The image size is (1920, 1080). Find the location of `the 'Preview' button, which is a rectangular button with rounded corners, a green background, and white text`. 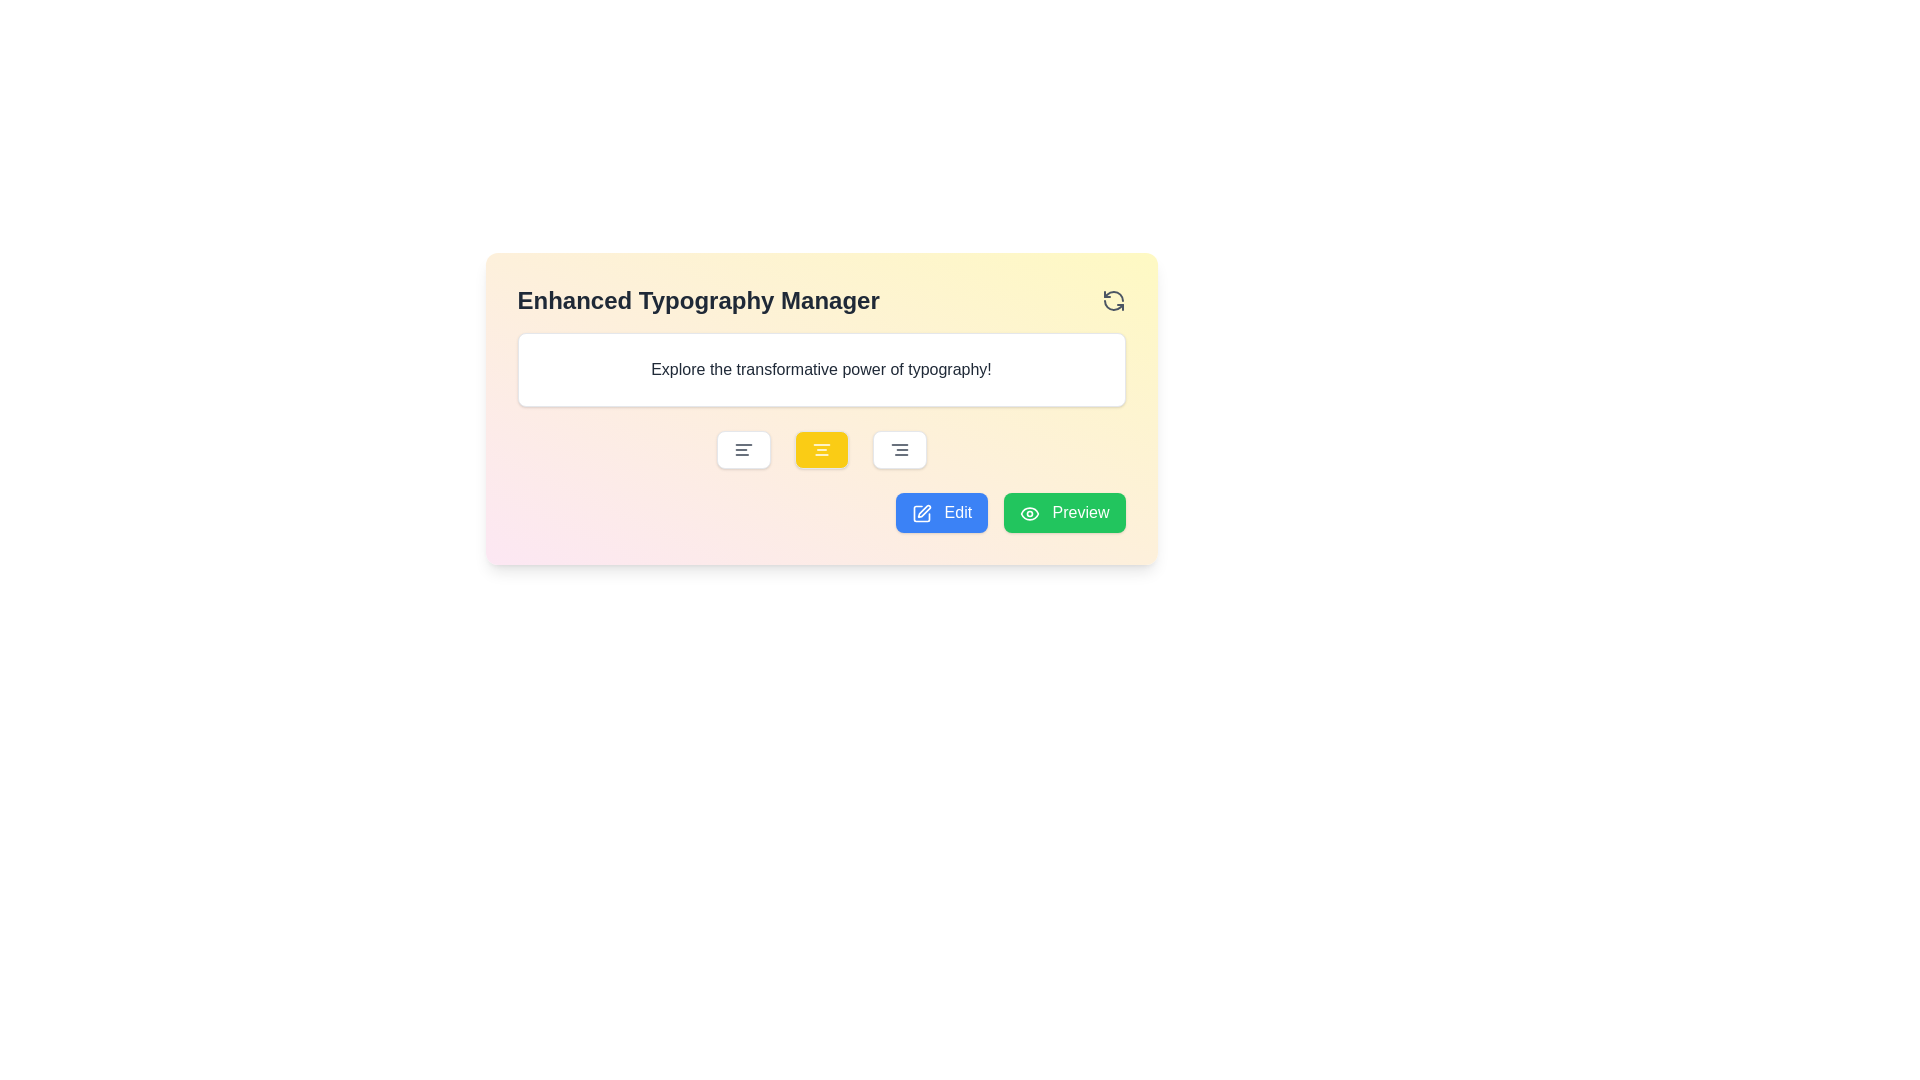

the 'Preview' button, which is a rectangular button with rounded corners, a green background, and white text is located at coordinates (1063, 512).